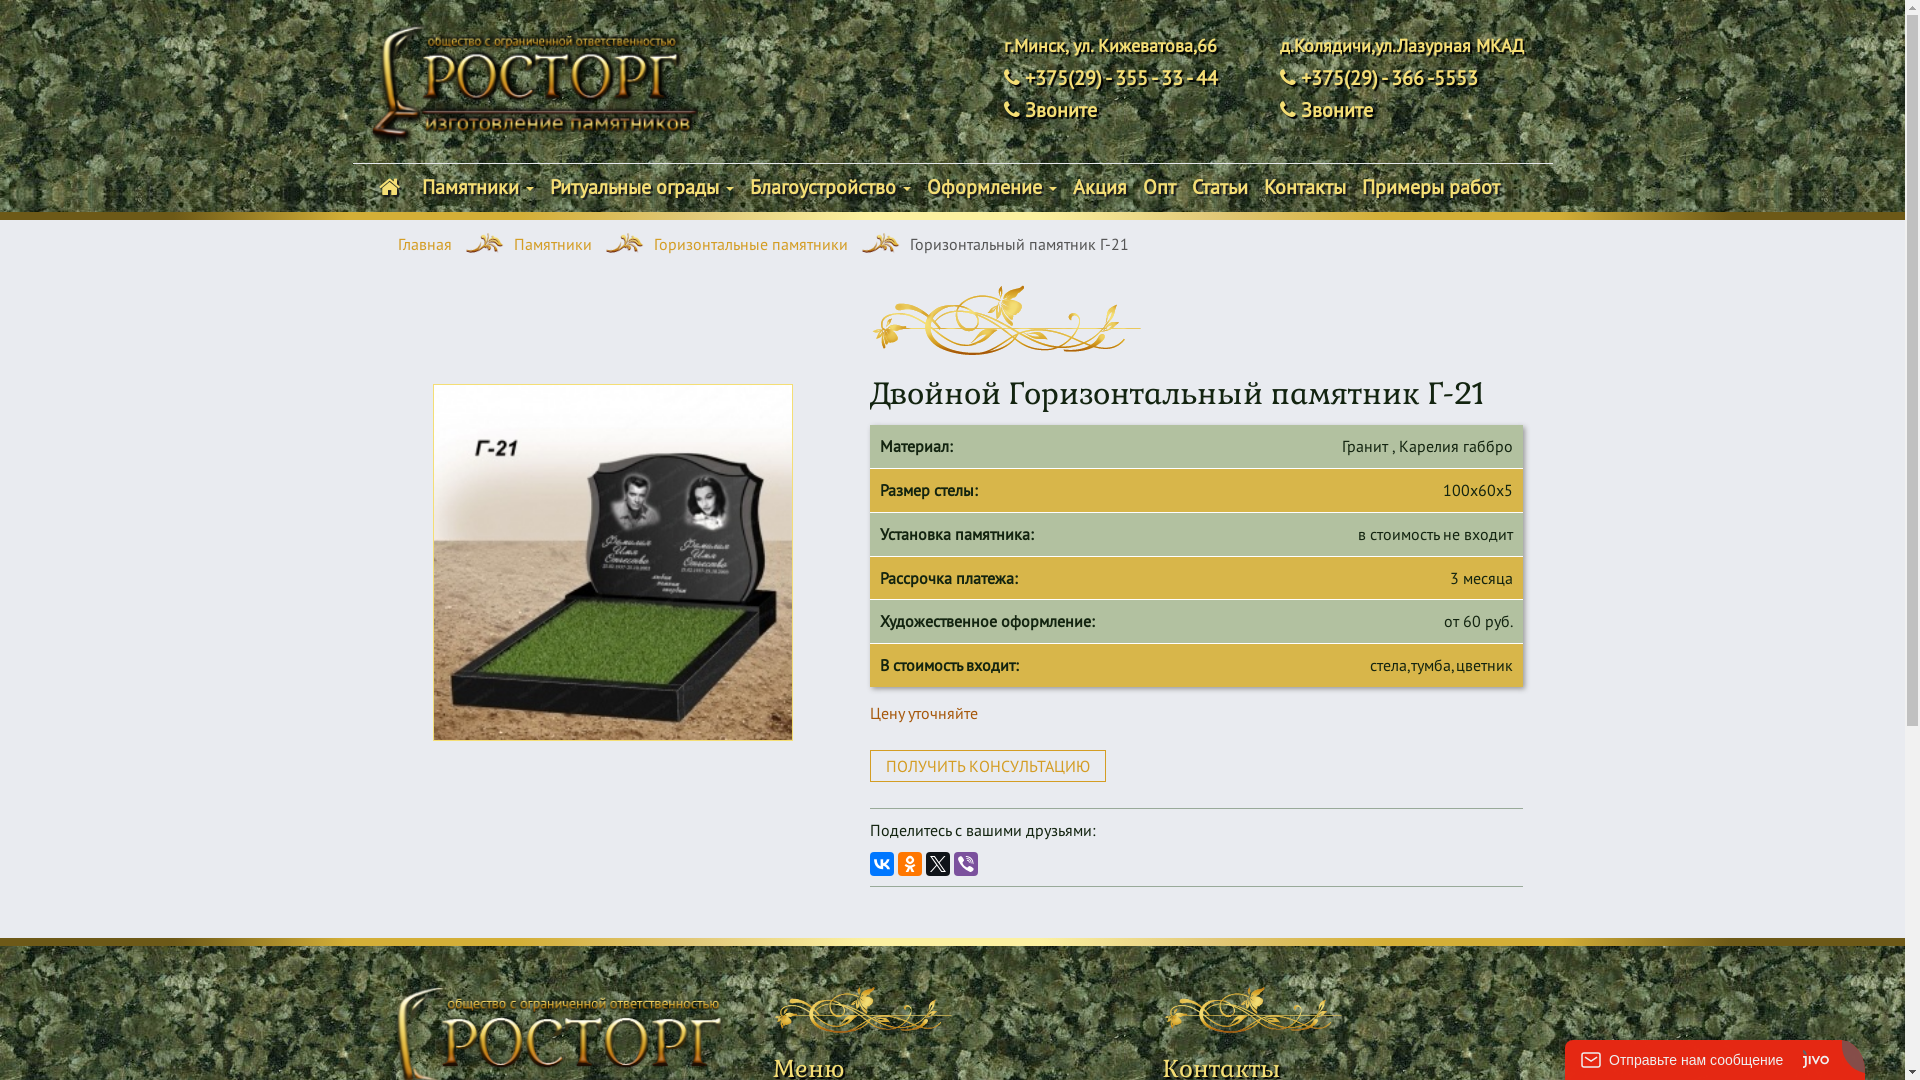 This screenshot has height=1080, width=1920. What do you see at coordinates (390, 186) in the screenshot?
I see `' '` at bounding box center [390, 186].